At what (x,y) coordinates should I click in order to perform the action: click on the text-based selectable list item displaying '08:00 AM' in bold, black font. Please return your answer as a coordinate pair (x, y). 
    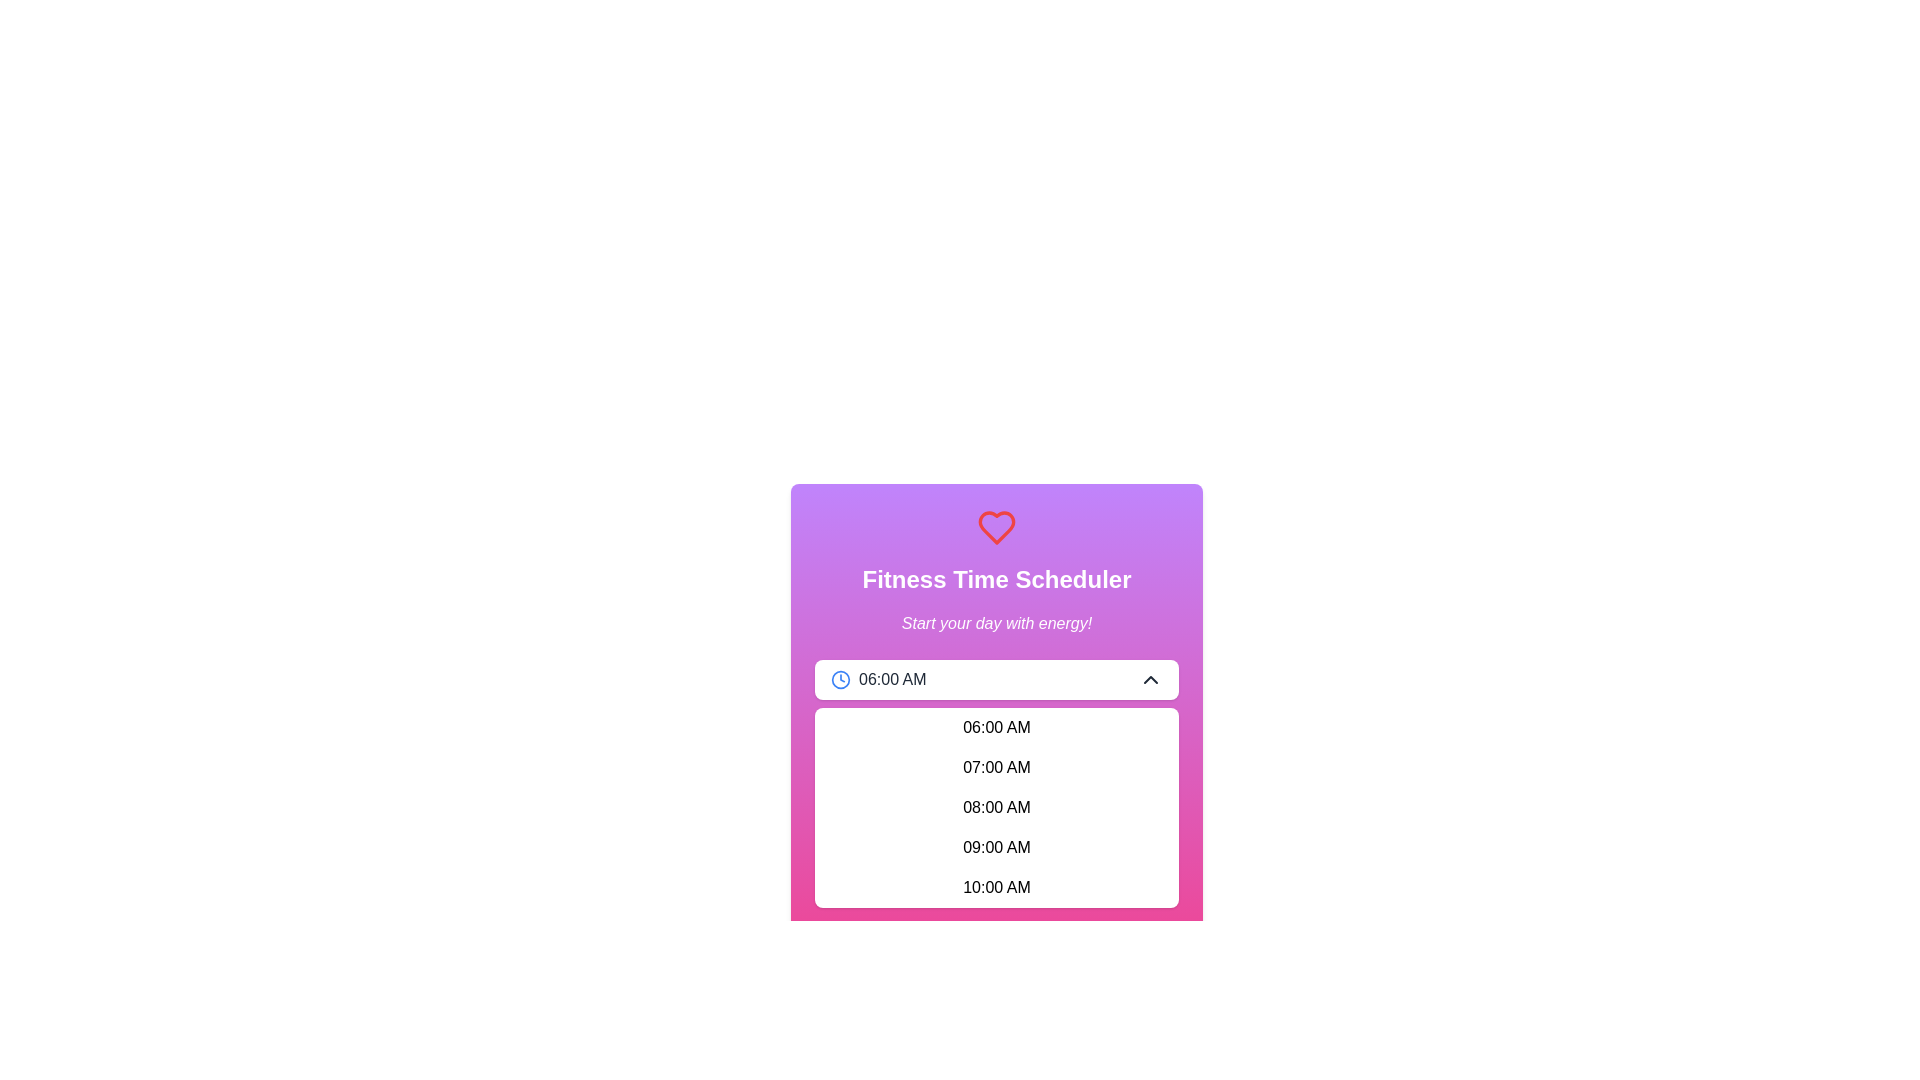
    Looking at the image, I should click on (997, 806).